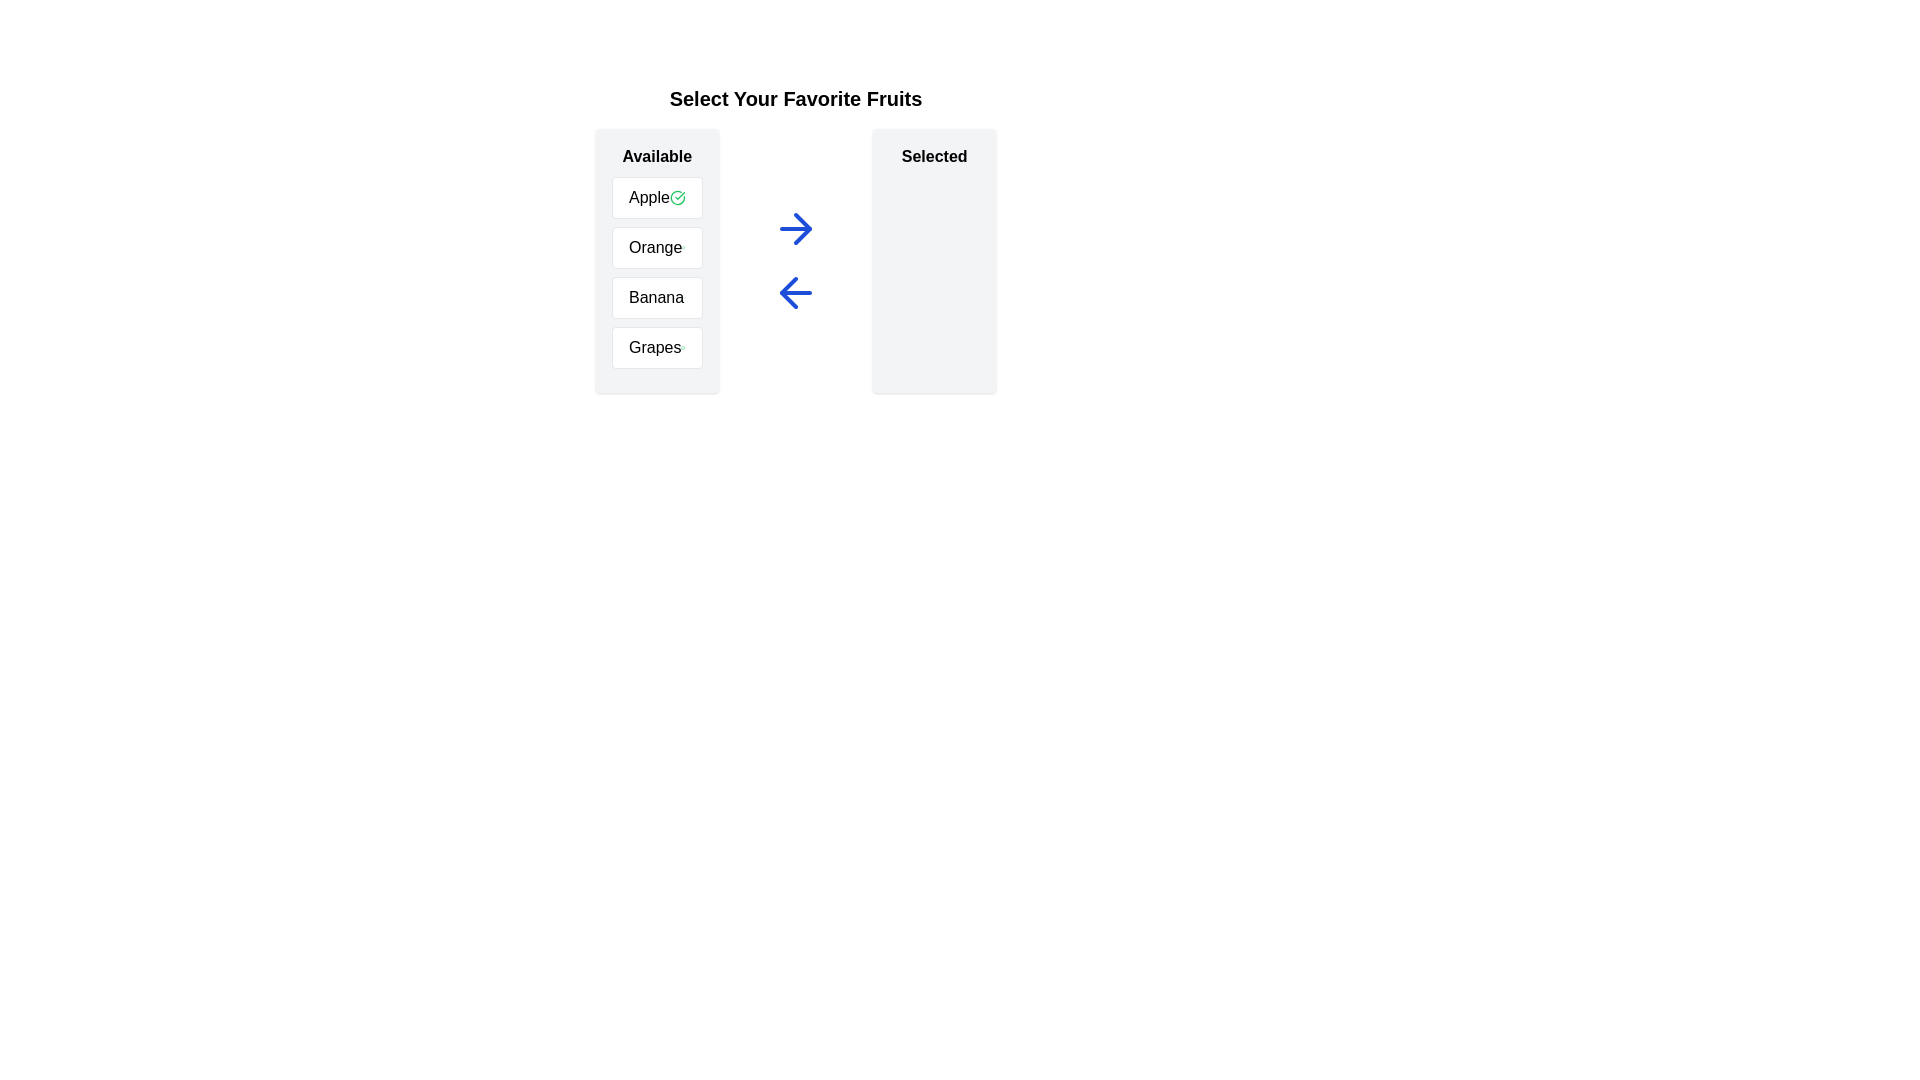 This screenshot has width=1920, height=1080. What do you see at coordinates (657, 246) in the screenshot?
I see `the text of the available item 'Orange' to select it` at bounding box center [657, 246].